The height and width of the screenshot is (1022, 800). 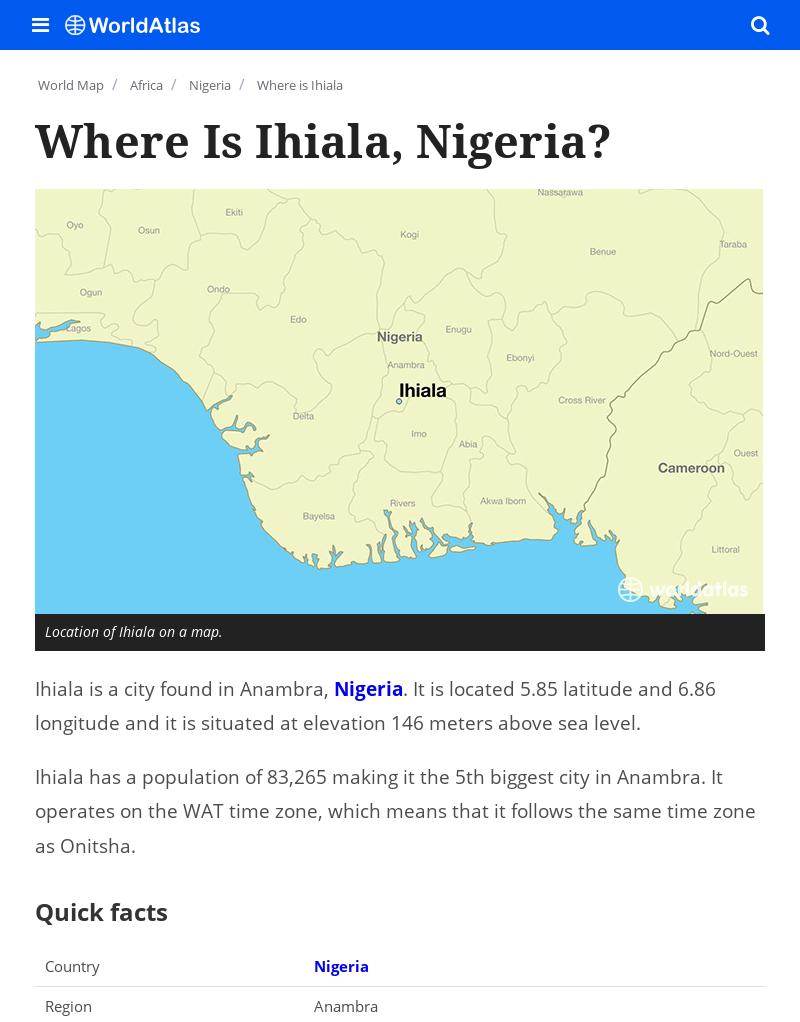 What do you see at coordinates (134, 630) in the screenshot?
I see `'Location of Ihiala on a map.'` at bounding box center [134, 630].